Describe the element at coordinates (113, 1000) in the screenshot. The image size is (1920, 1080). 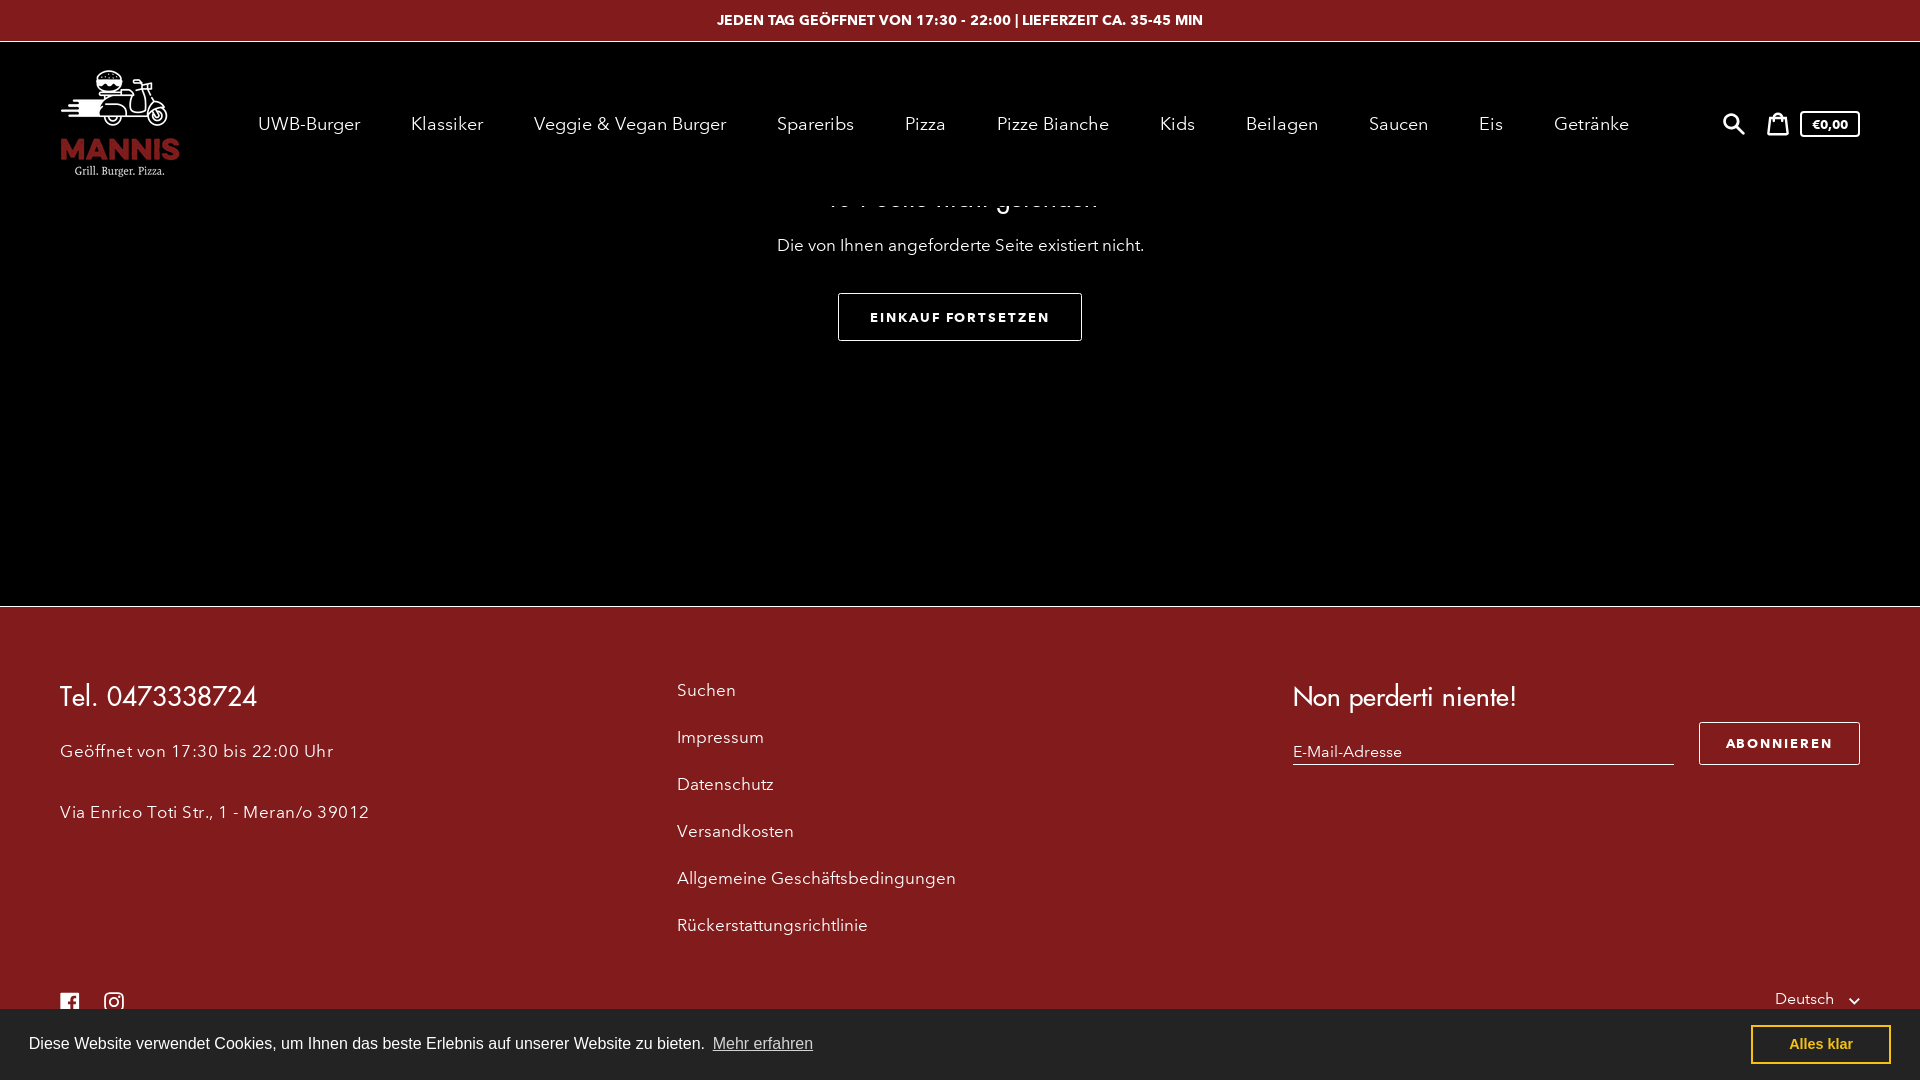
I see `'Instagram'` at that location.